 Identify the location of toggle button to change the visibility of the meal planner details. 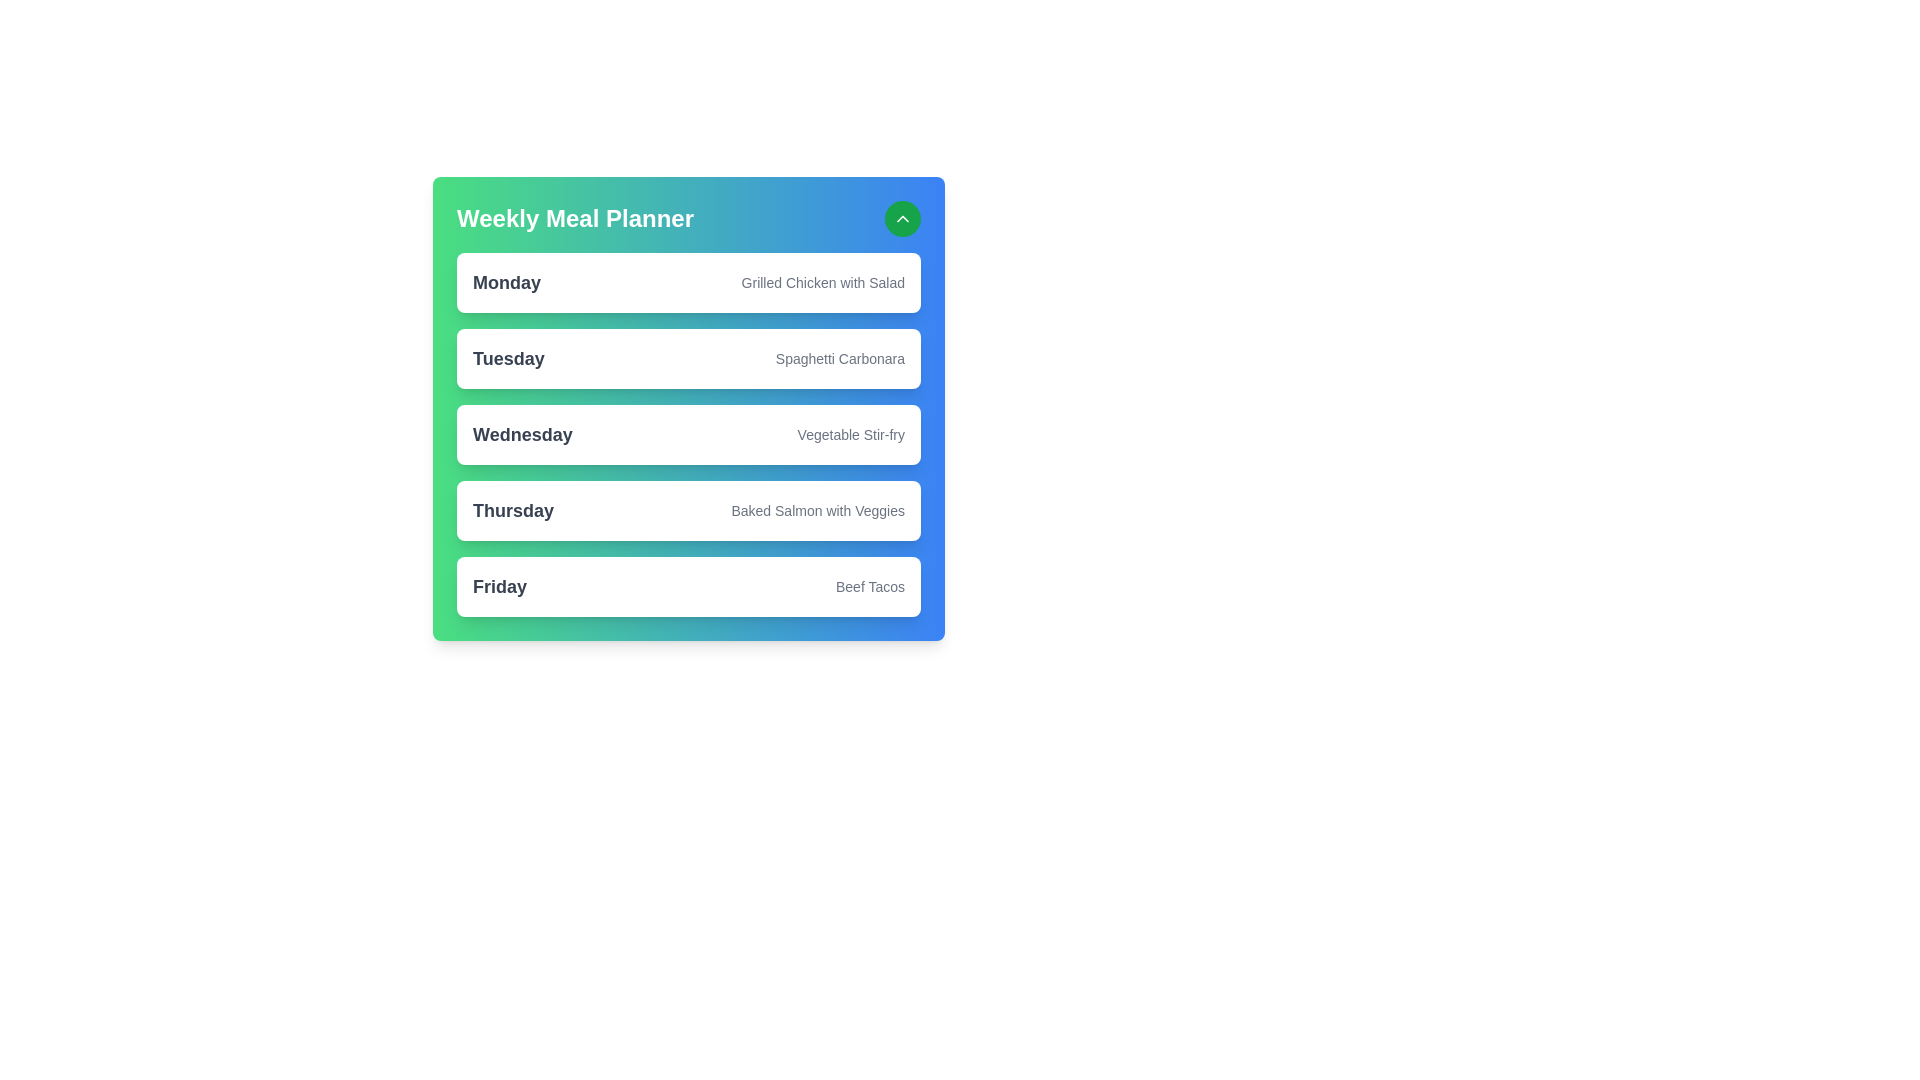
(901, 219).